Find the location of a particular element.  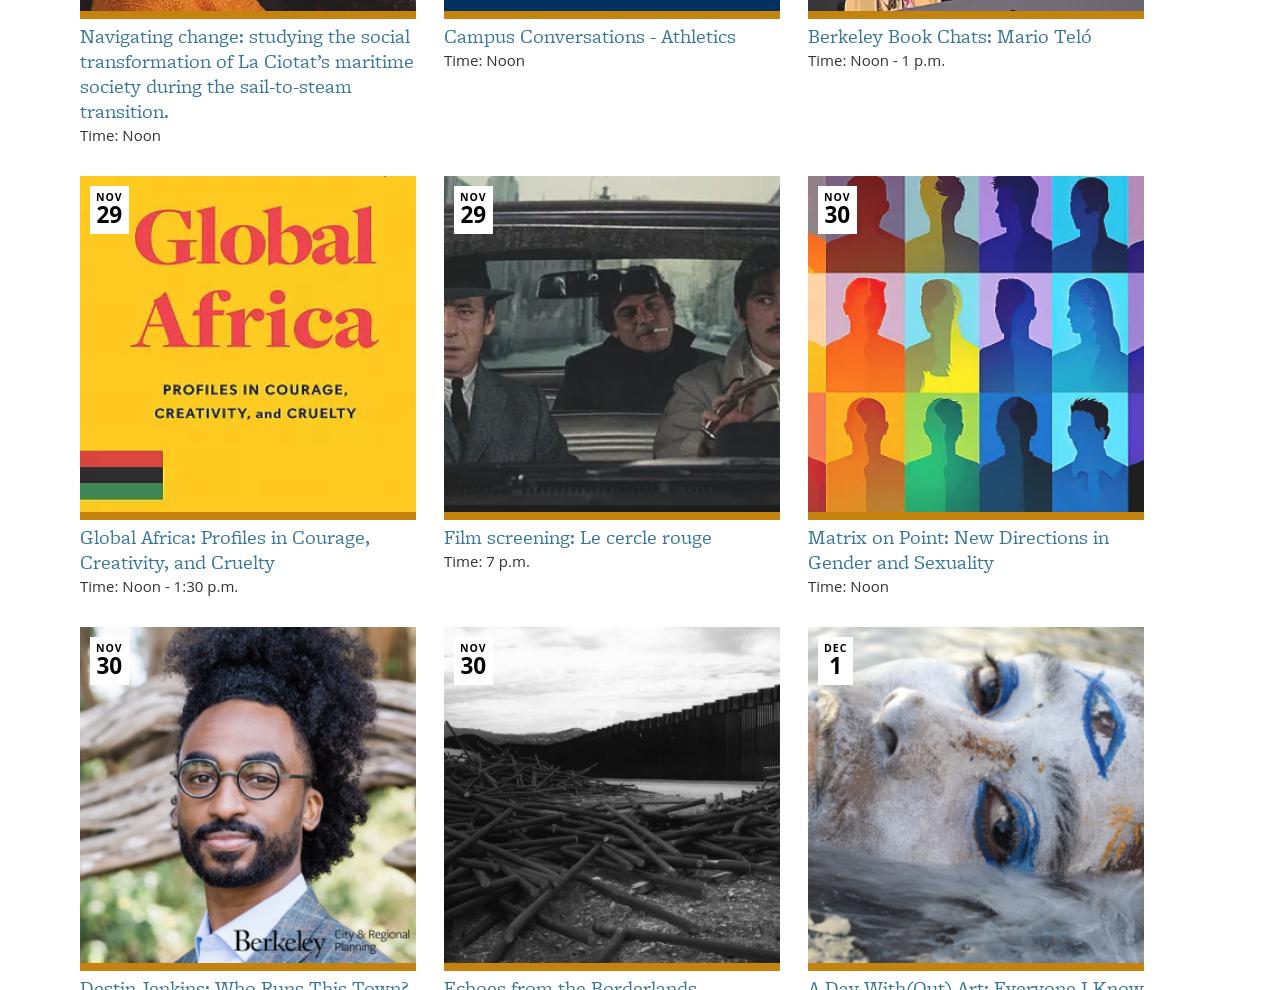

'Film screening: Le cercle rouge' is located at coordinates (577, 534).